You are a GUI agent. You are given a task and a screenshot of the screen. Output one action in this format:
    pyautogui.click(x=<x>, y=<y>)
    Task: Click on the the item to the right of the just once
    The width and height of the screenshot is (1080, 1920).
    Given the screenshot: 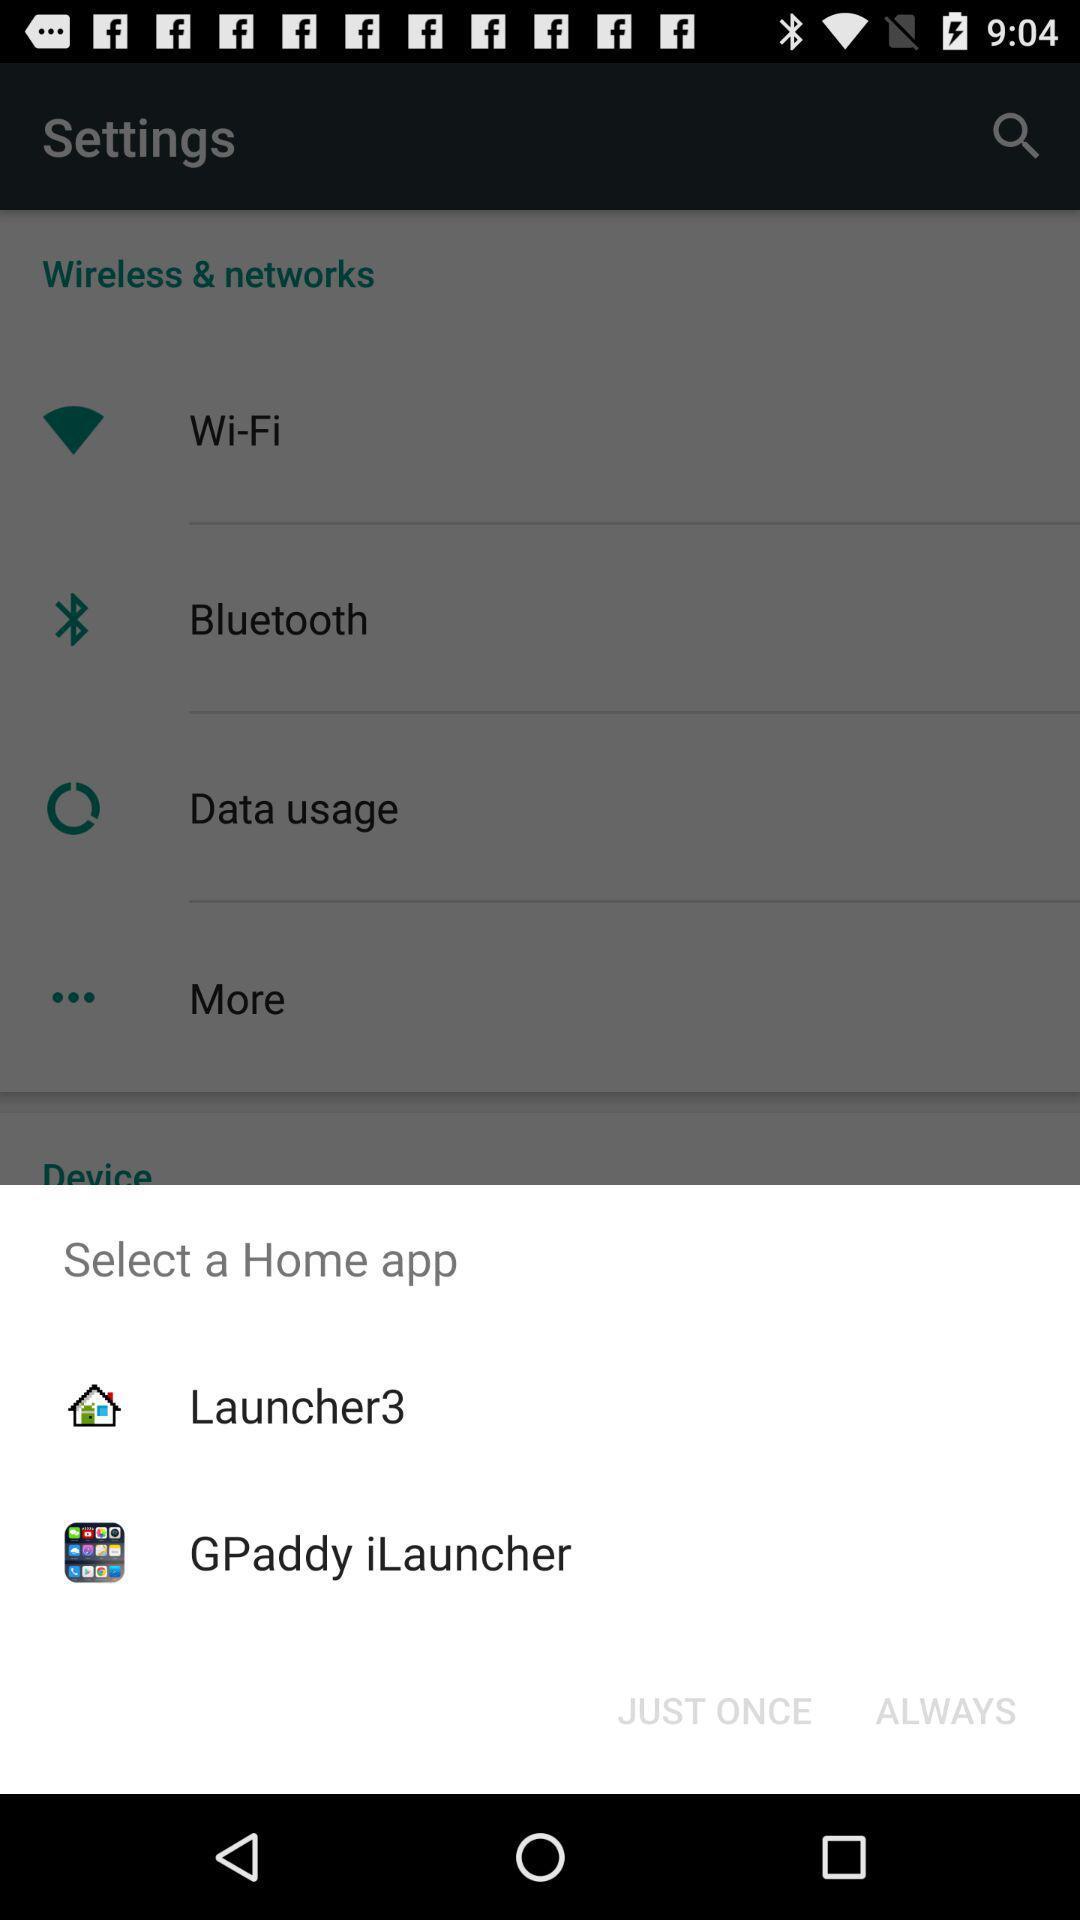 What is the action you would take?
    pyautogui.click(x=945, y=1708)
    